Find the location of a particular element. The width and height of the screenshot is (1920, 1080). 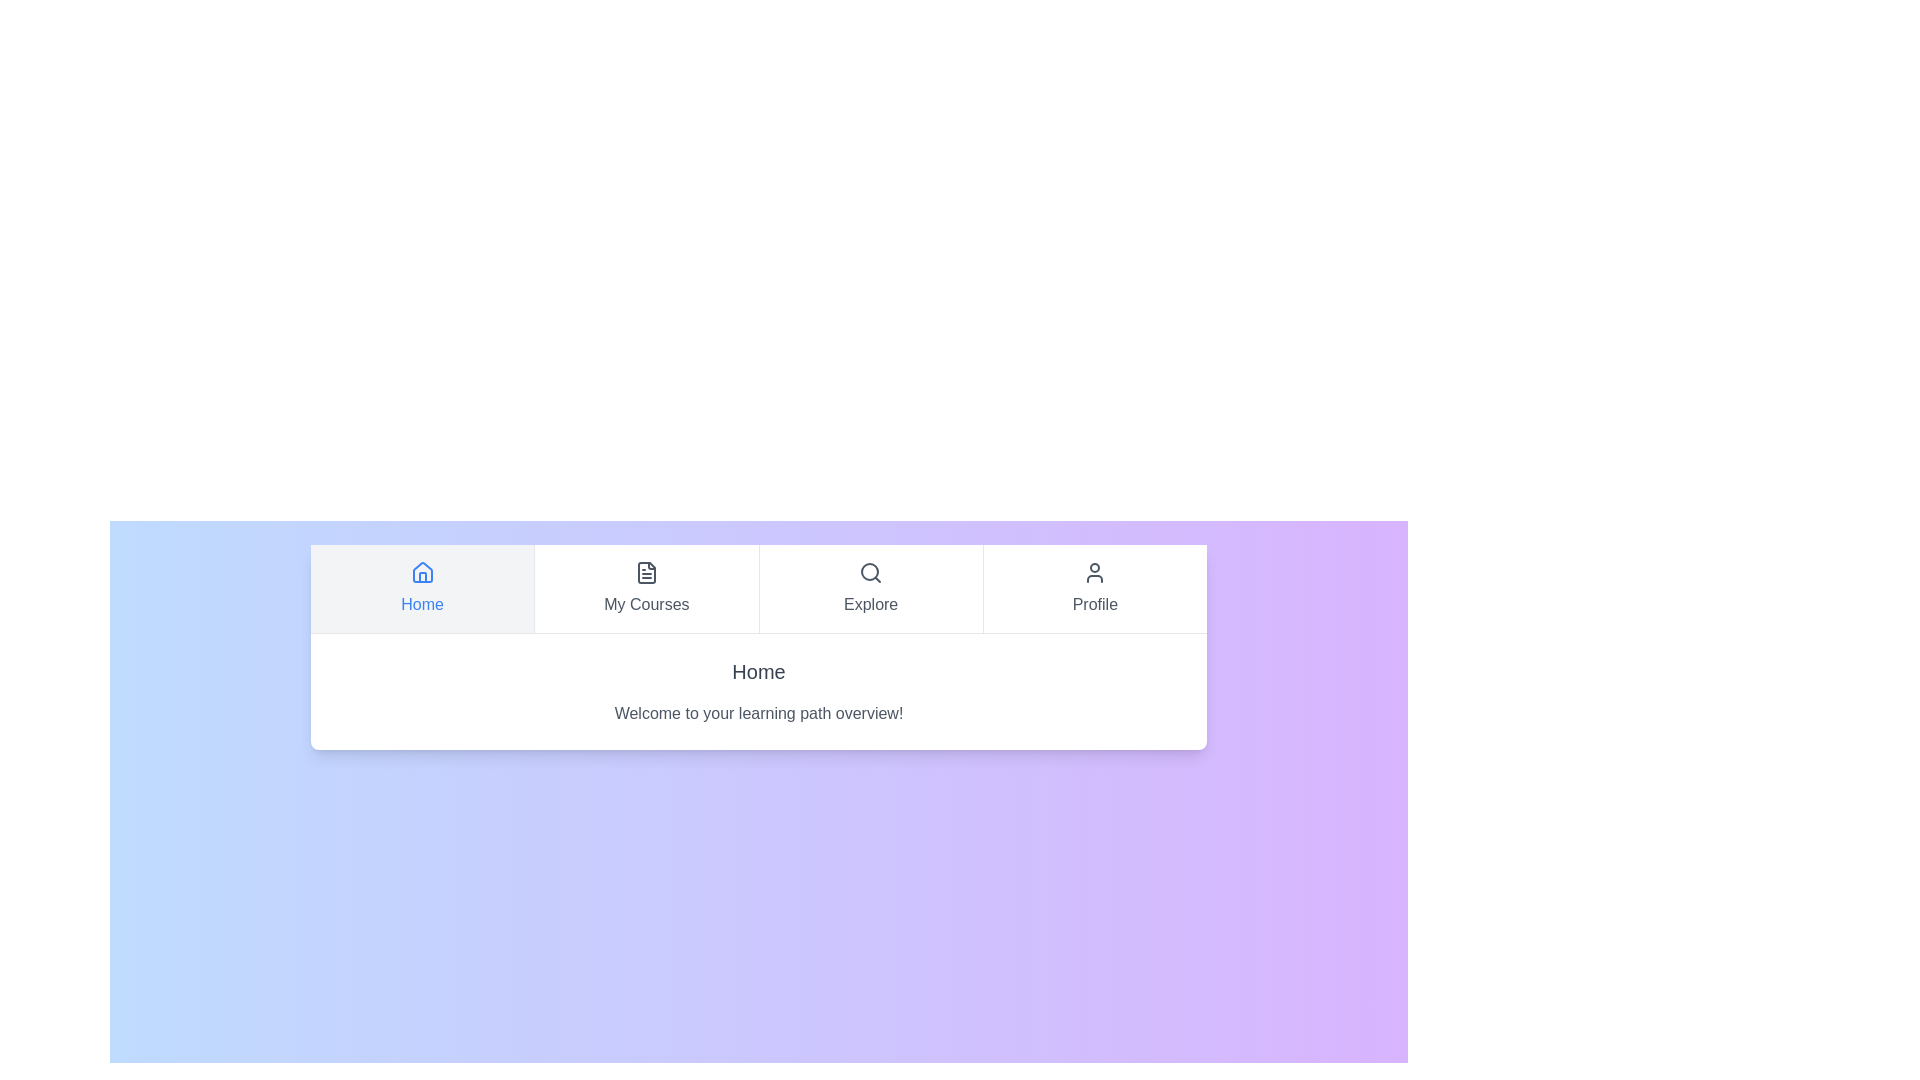

the tab labeled Home to navigate to its content is located at coordinates (421, 588).